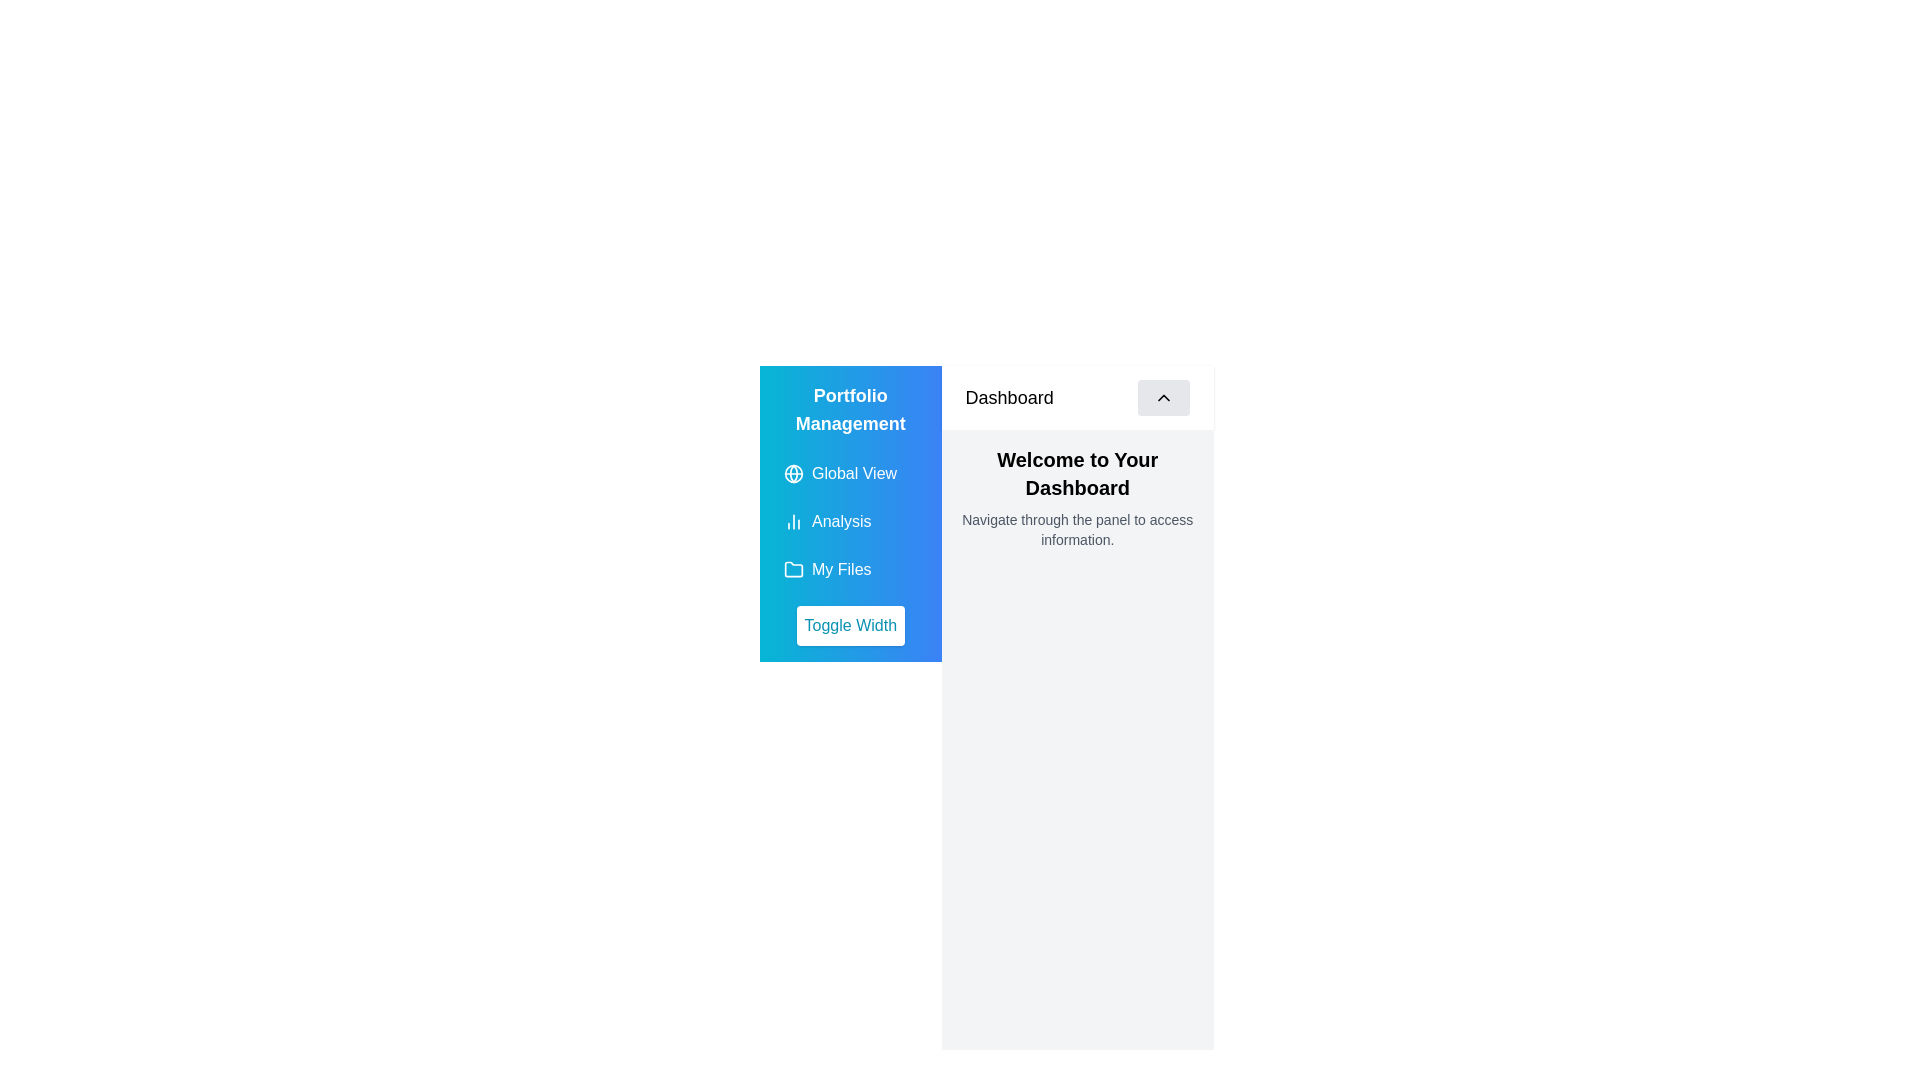 The width and height of the screenshot is (1920, 1080). I want to click on the icon representing the 'Analysis' menu option, located to the left of the 'Analysis' text in the sidebar of the application interface, so click(792, 520).